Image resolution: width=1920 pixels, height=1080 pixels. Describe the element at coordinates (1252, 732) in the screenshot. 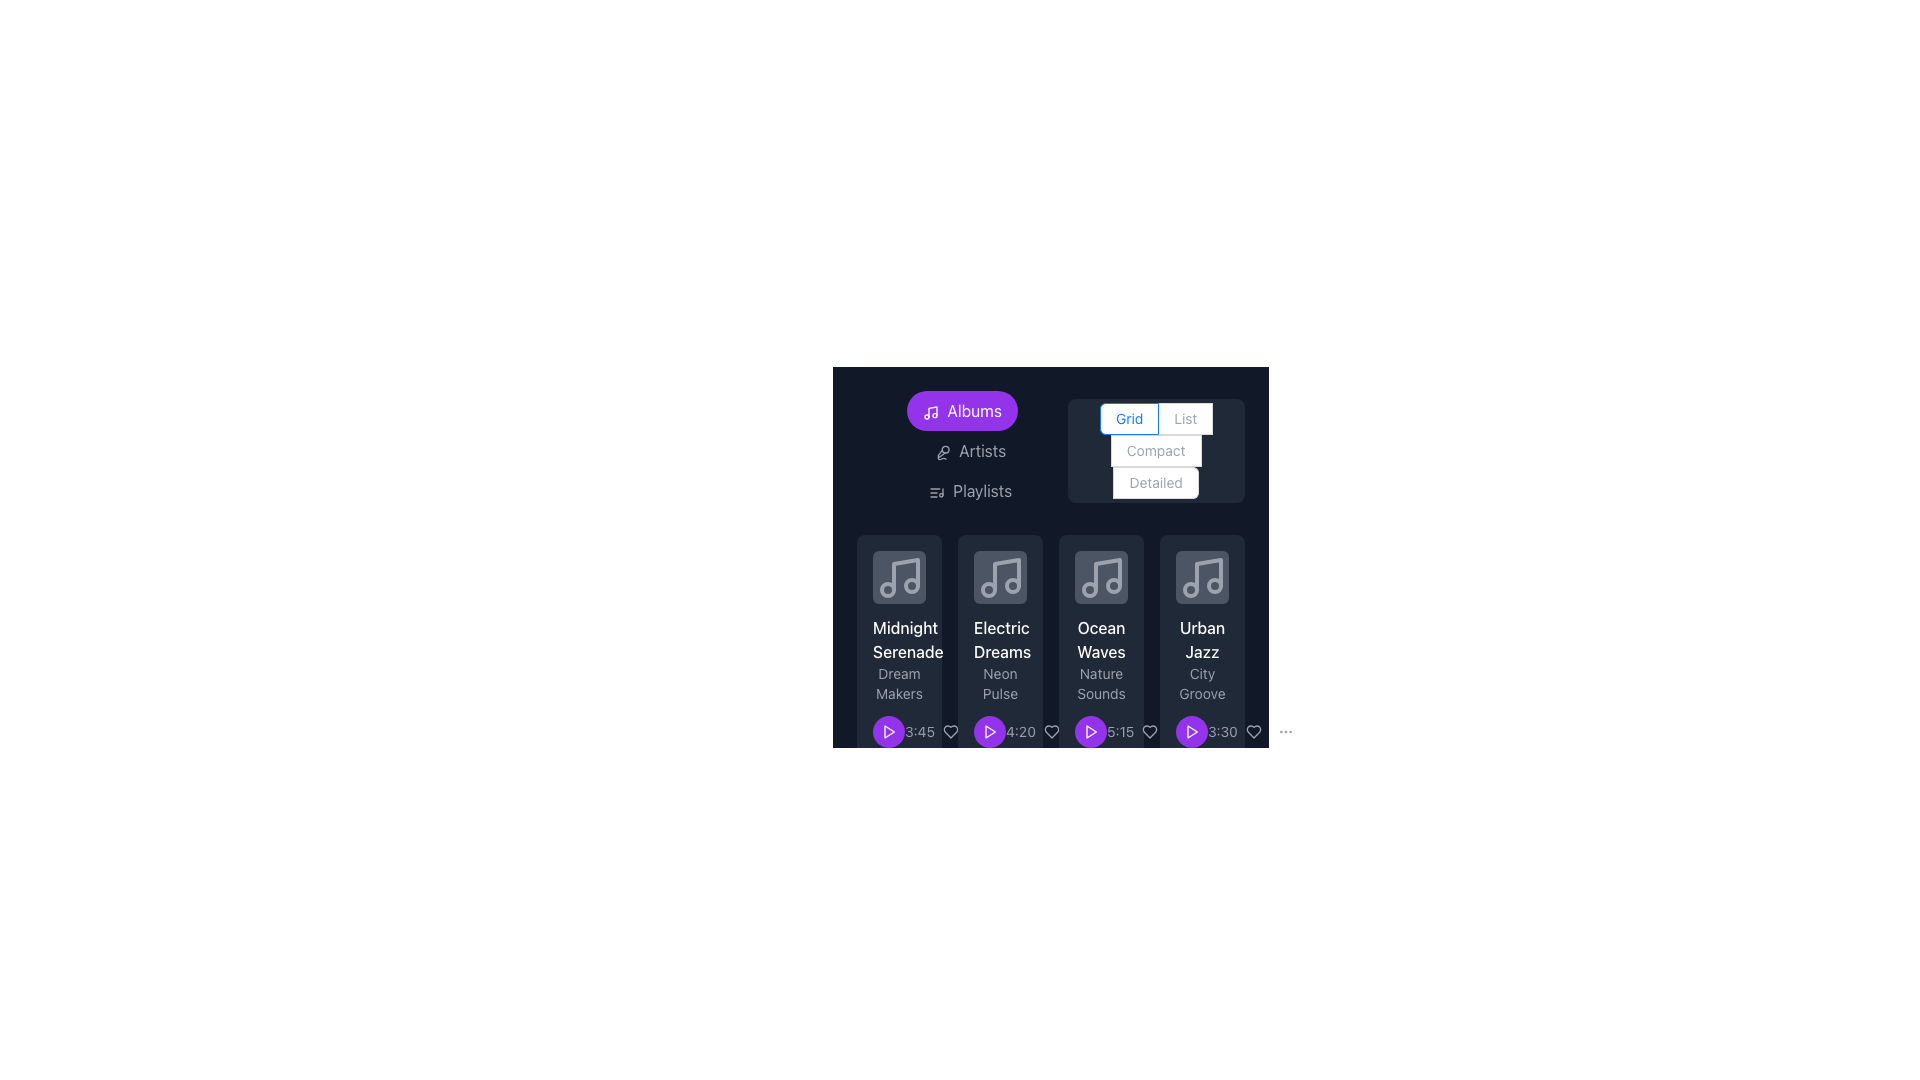

I see `the 'favorite' icon button located in the bottom-right corner of the last music card` at that location.